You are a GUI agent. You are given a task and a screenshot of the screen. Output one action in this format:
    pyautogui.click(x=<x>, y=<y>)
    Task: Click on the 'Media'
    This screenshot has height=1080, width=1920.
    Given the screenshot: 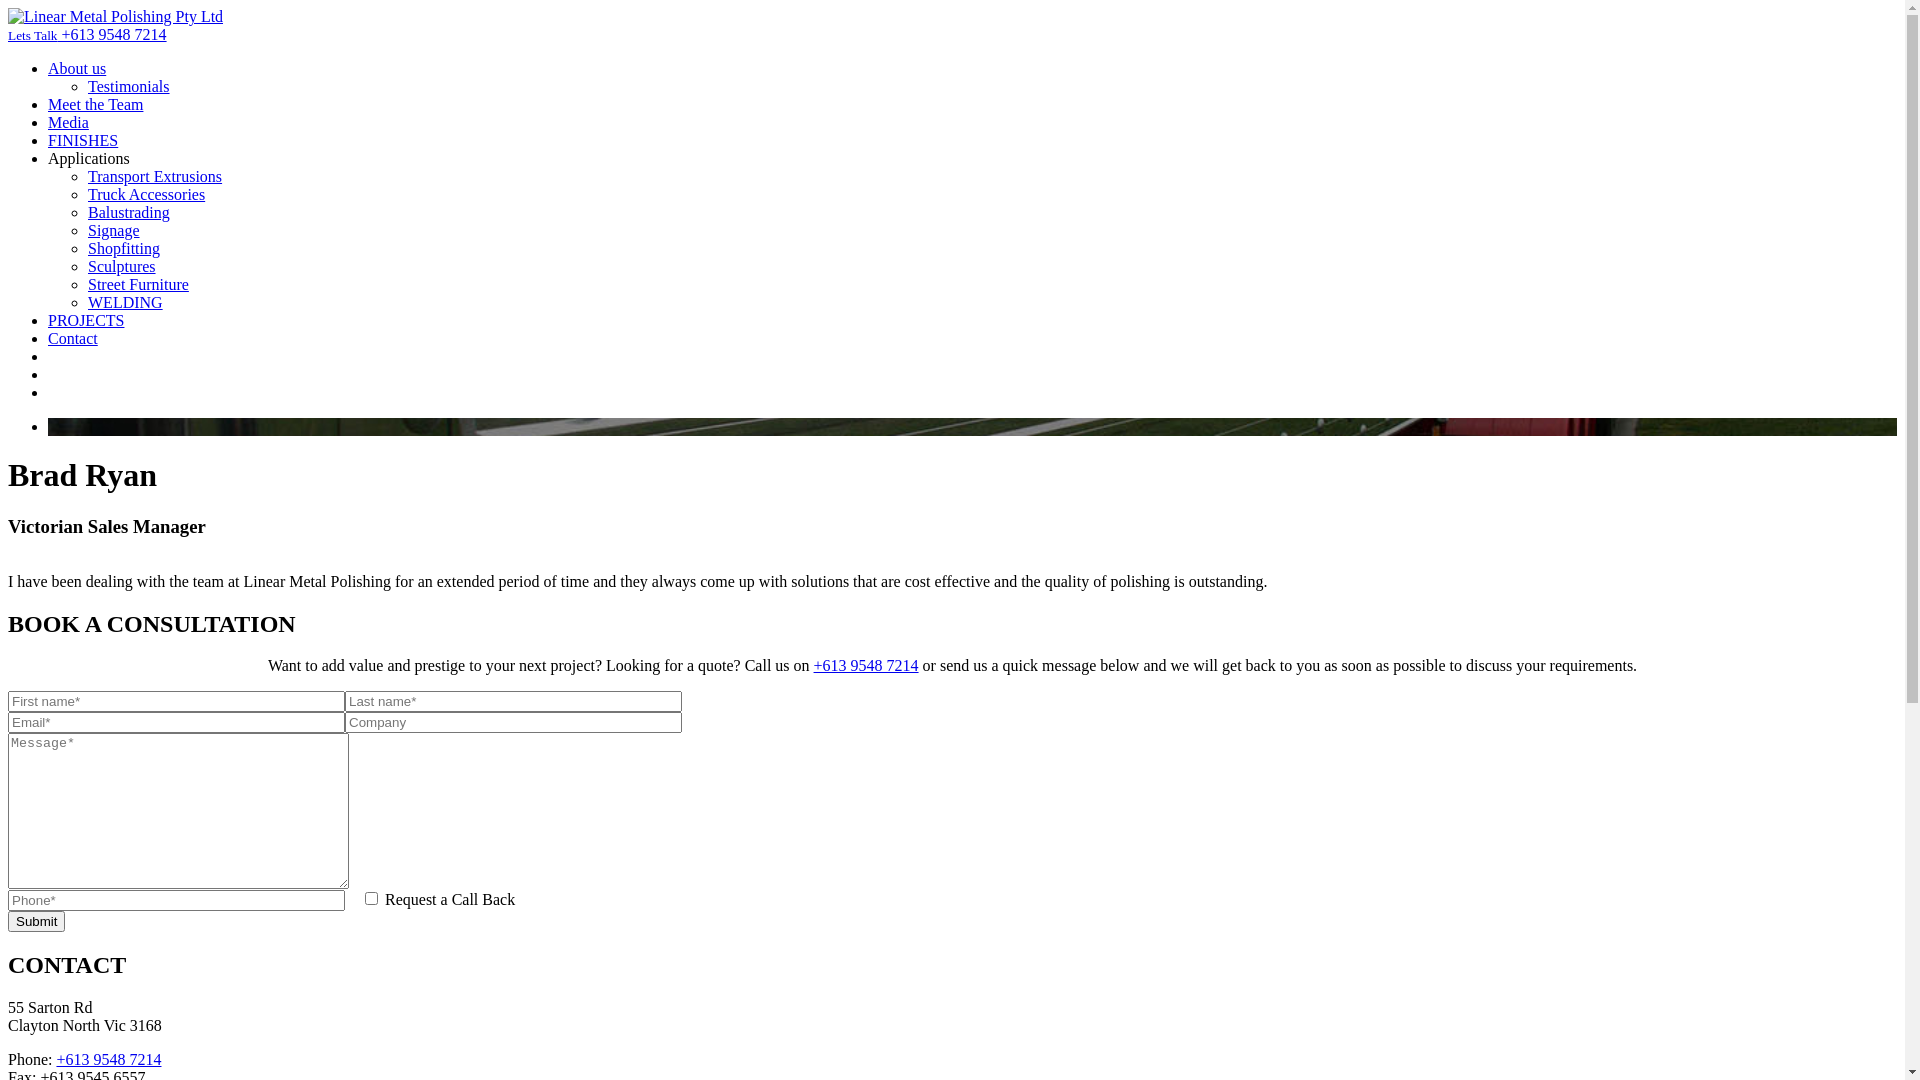 What is the action you would take?
    pyautogui.click(x=68, y=122)
    